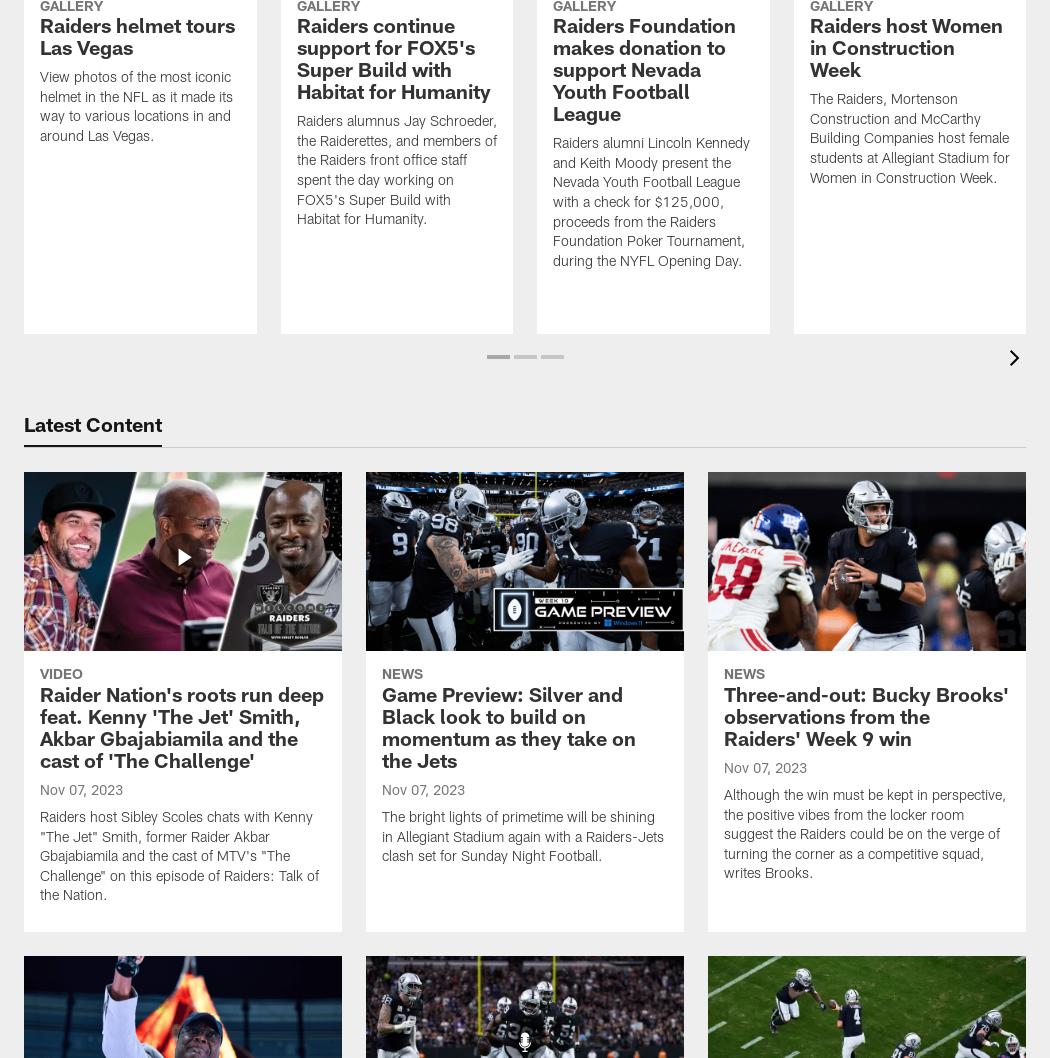 This screenshot has height=1058, width=1050. What do you see at coordinates (865, 719) in the screenshot?
I see `'Three-and-out: Bucky Brooks' observations from the Raiders' Week 9 win'` at bounding box center [865, 719].